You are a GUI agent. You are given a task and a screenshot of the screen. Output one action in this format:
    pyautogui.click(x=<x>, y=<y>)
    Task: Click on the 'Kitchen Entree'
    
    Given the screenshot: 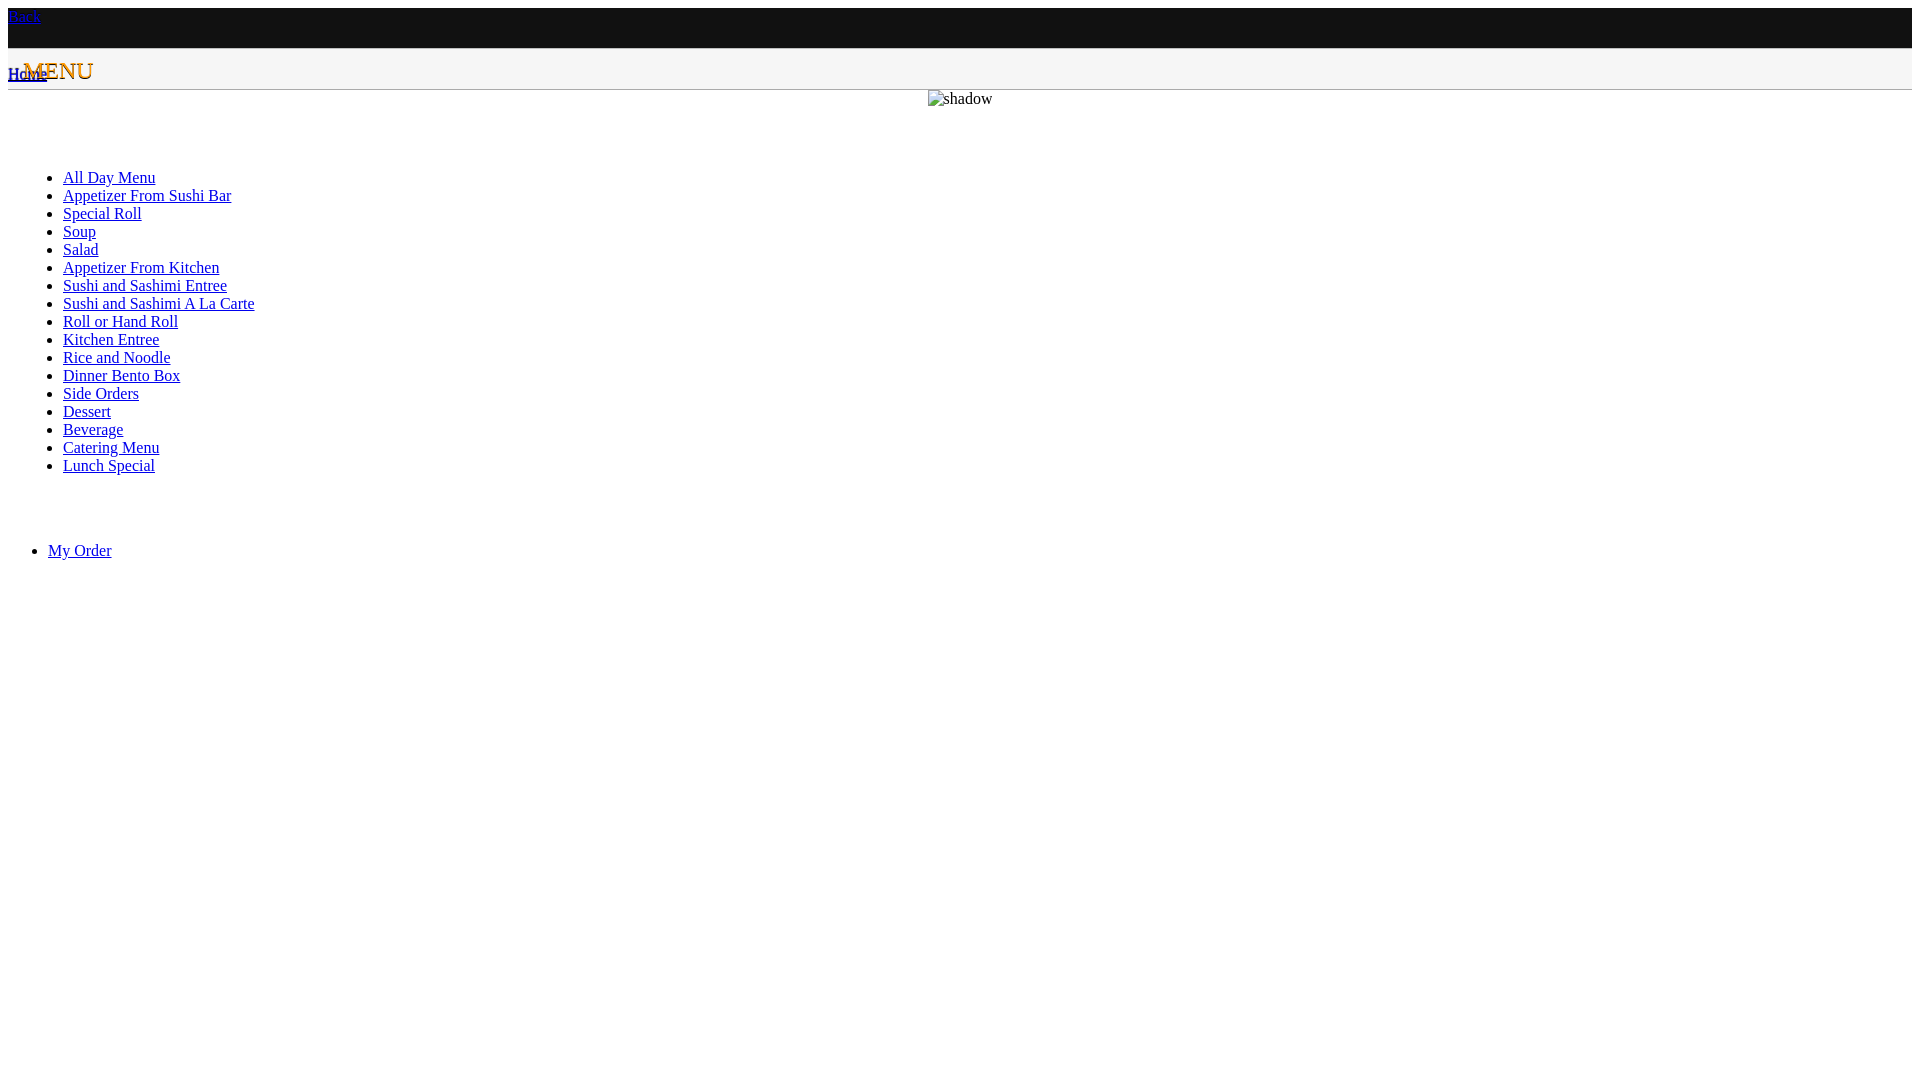 What is the action you would take?
    pyautogui.click(x=109, y=338)
    